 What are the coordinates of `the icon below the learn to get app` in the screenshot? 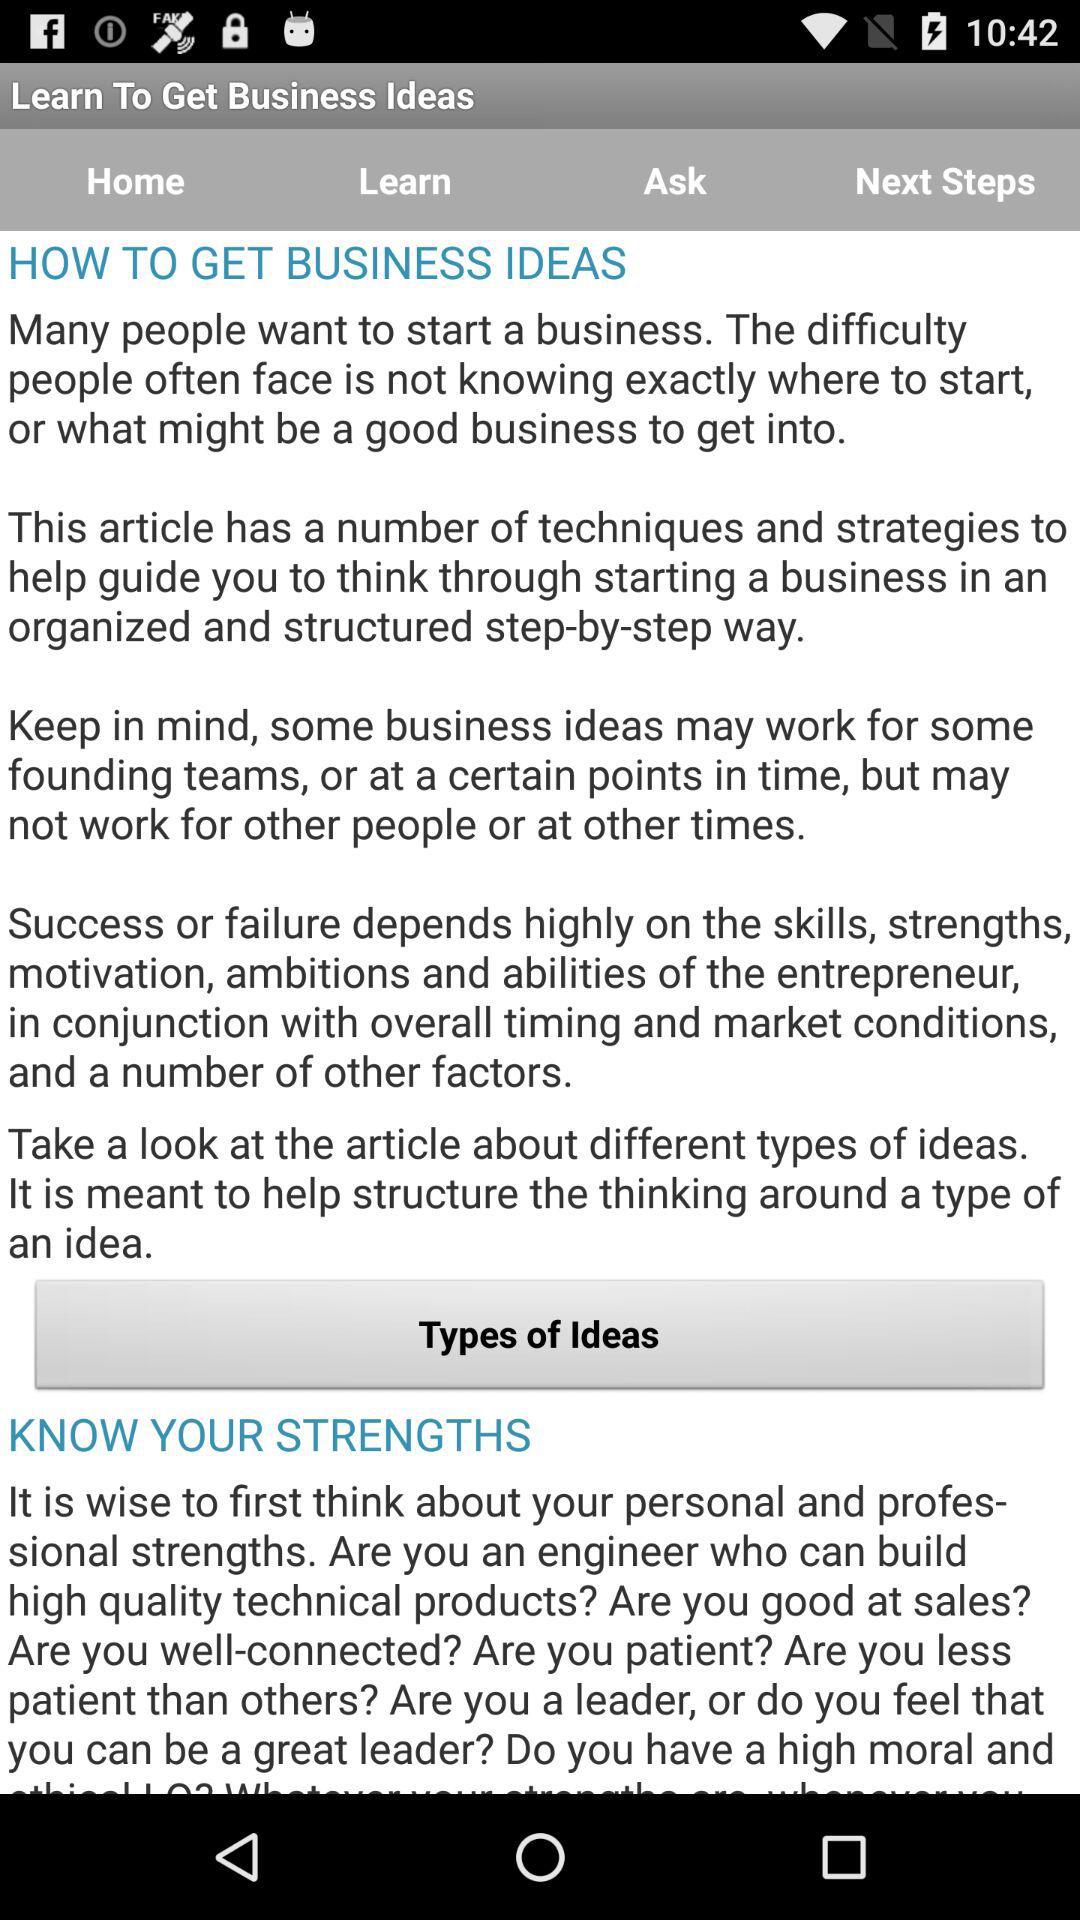 It's located at (945, 180).